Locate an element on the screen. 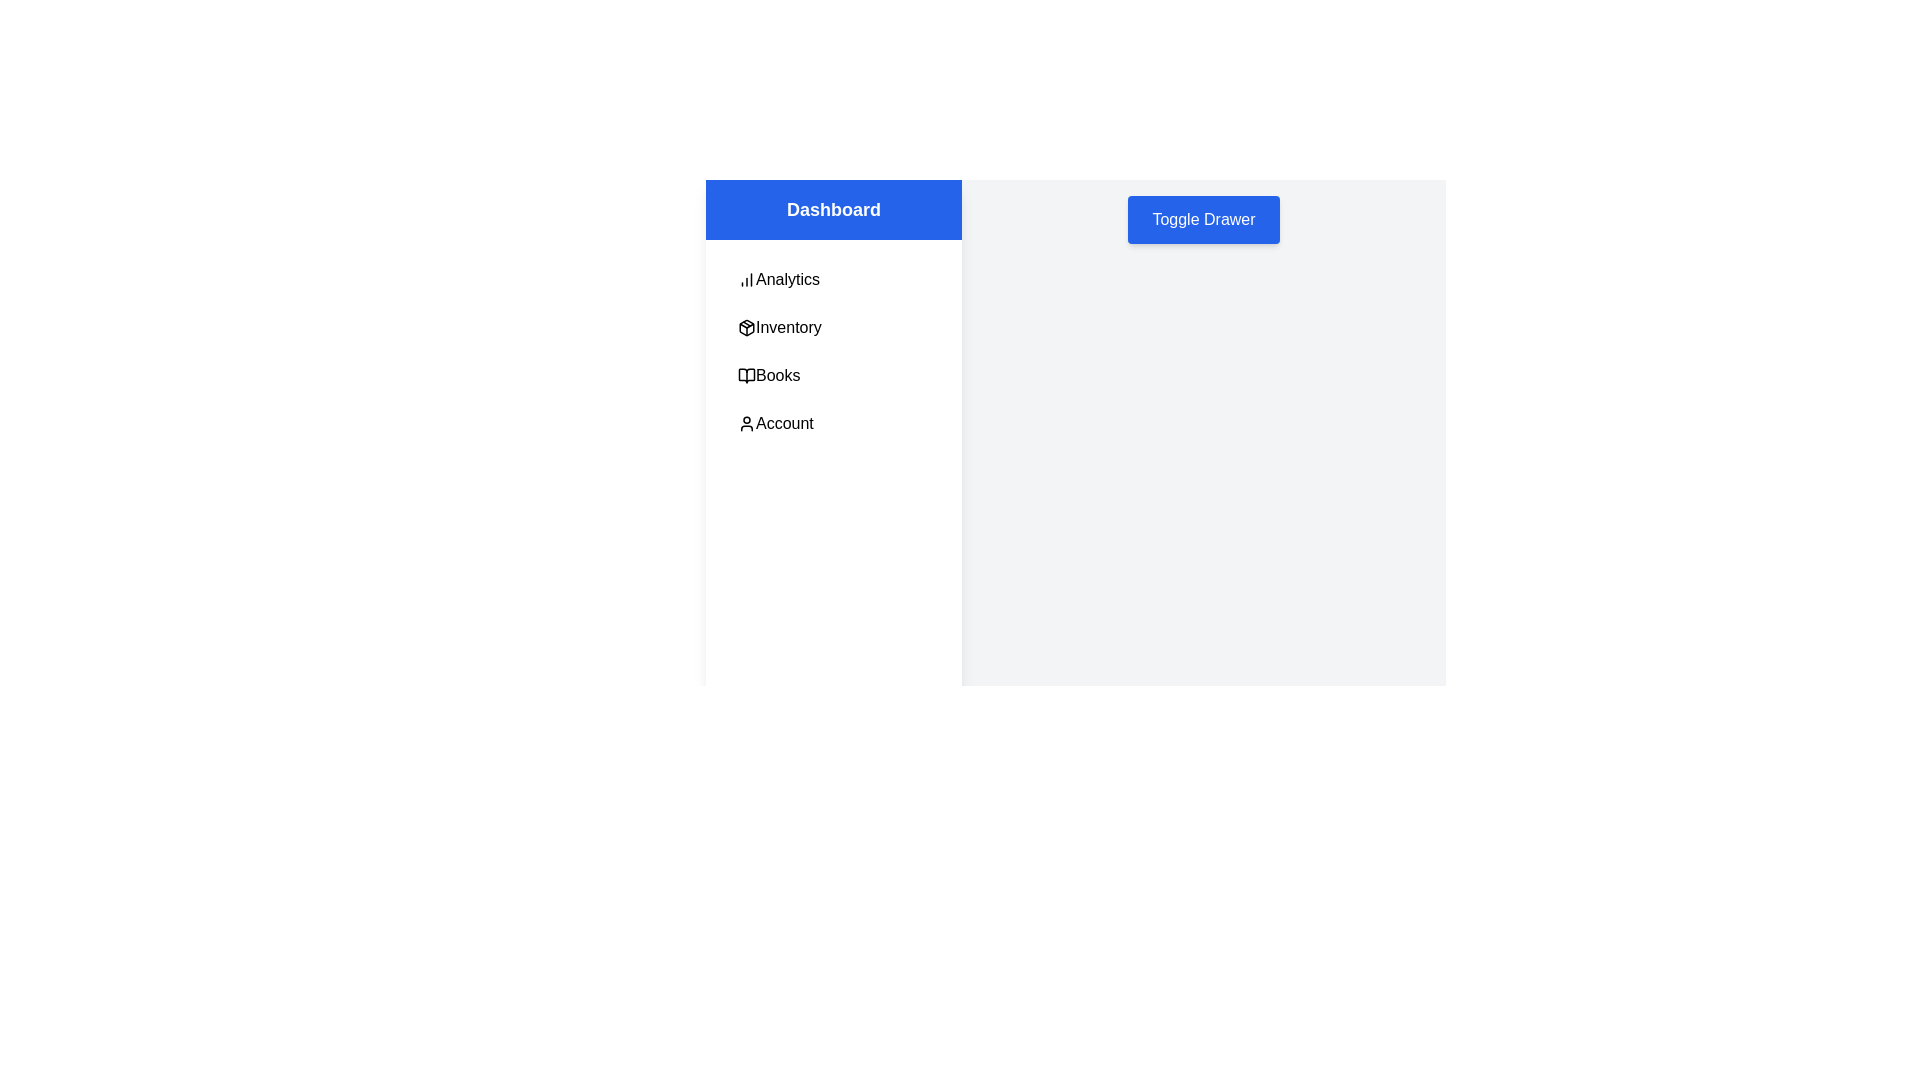 The height and width of the screenshot is (1080, 1920). the menu item Inventory in the drawer is located at coordinates (834, 326).